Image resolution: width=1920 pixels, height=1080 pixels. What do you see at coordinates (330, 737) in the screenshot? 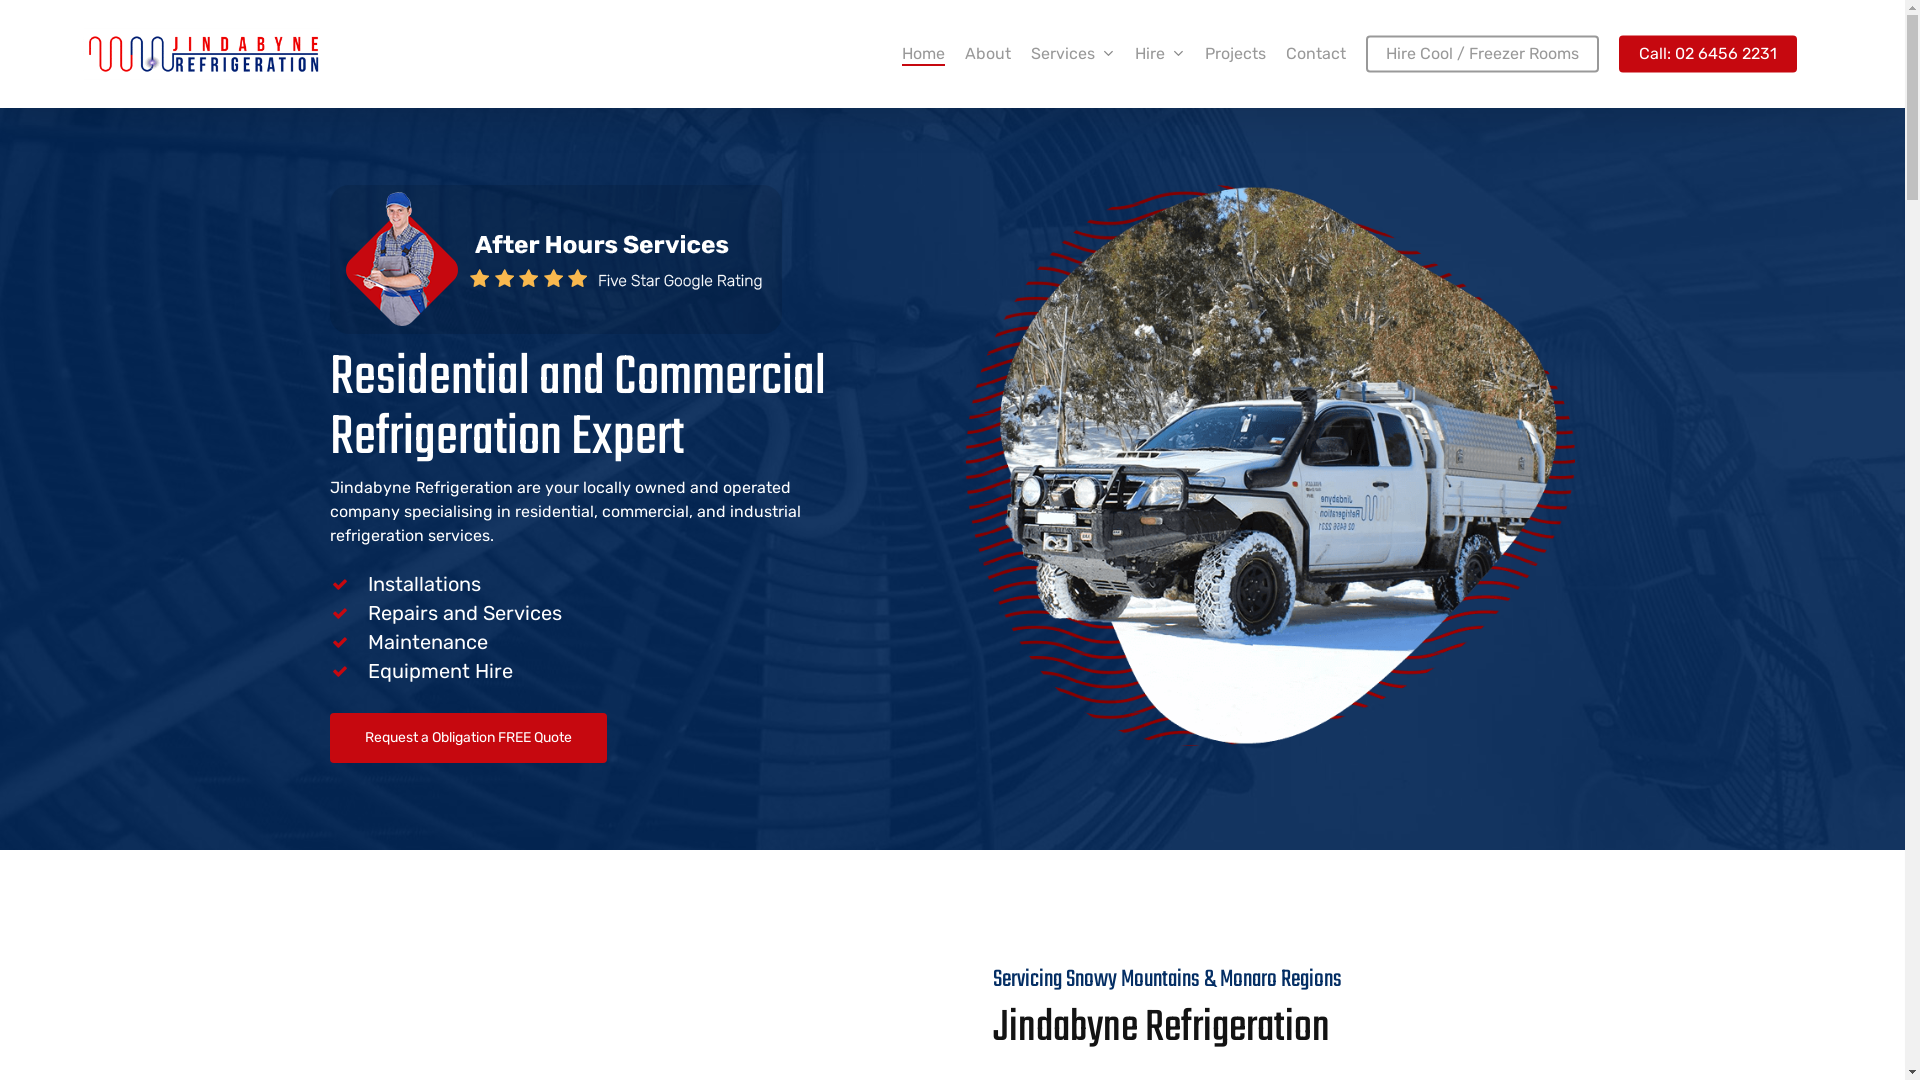
I see `'Request a Obligation FREE Quote'` at bounding box center [330, 737].